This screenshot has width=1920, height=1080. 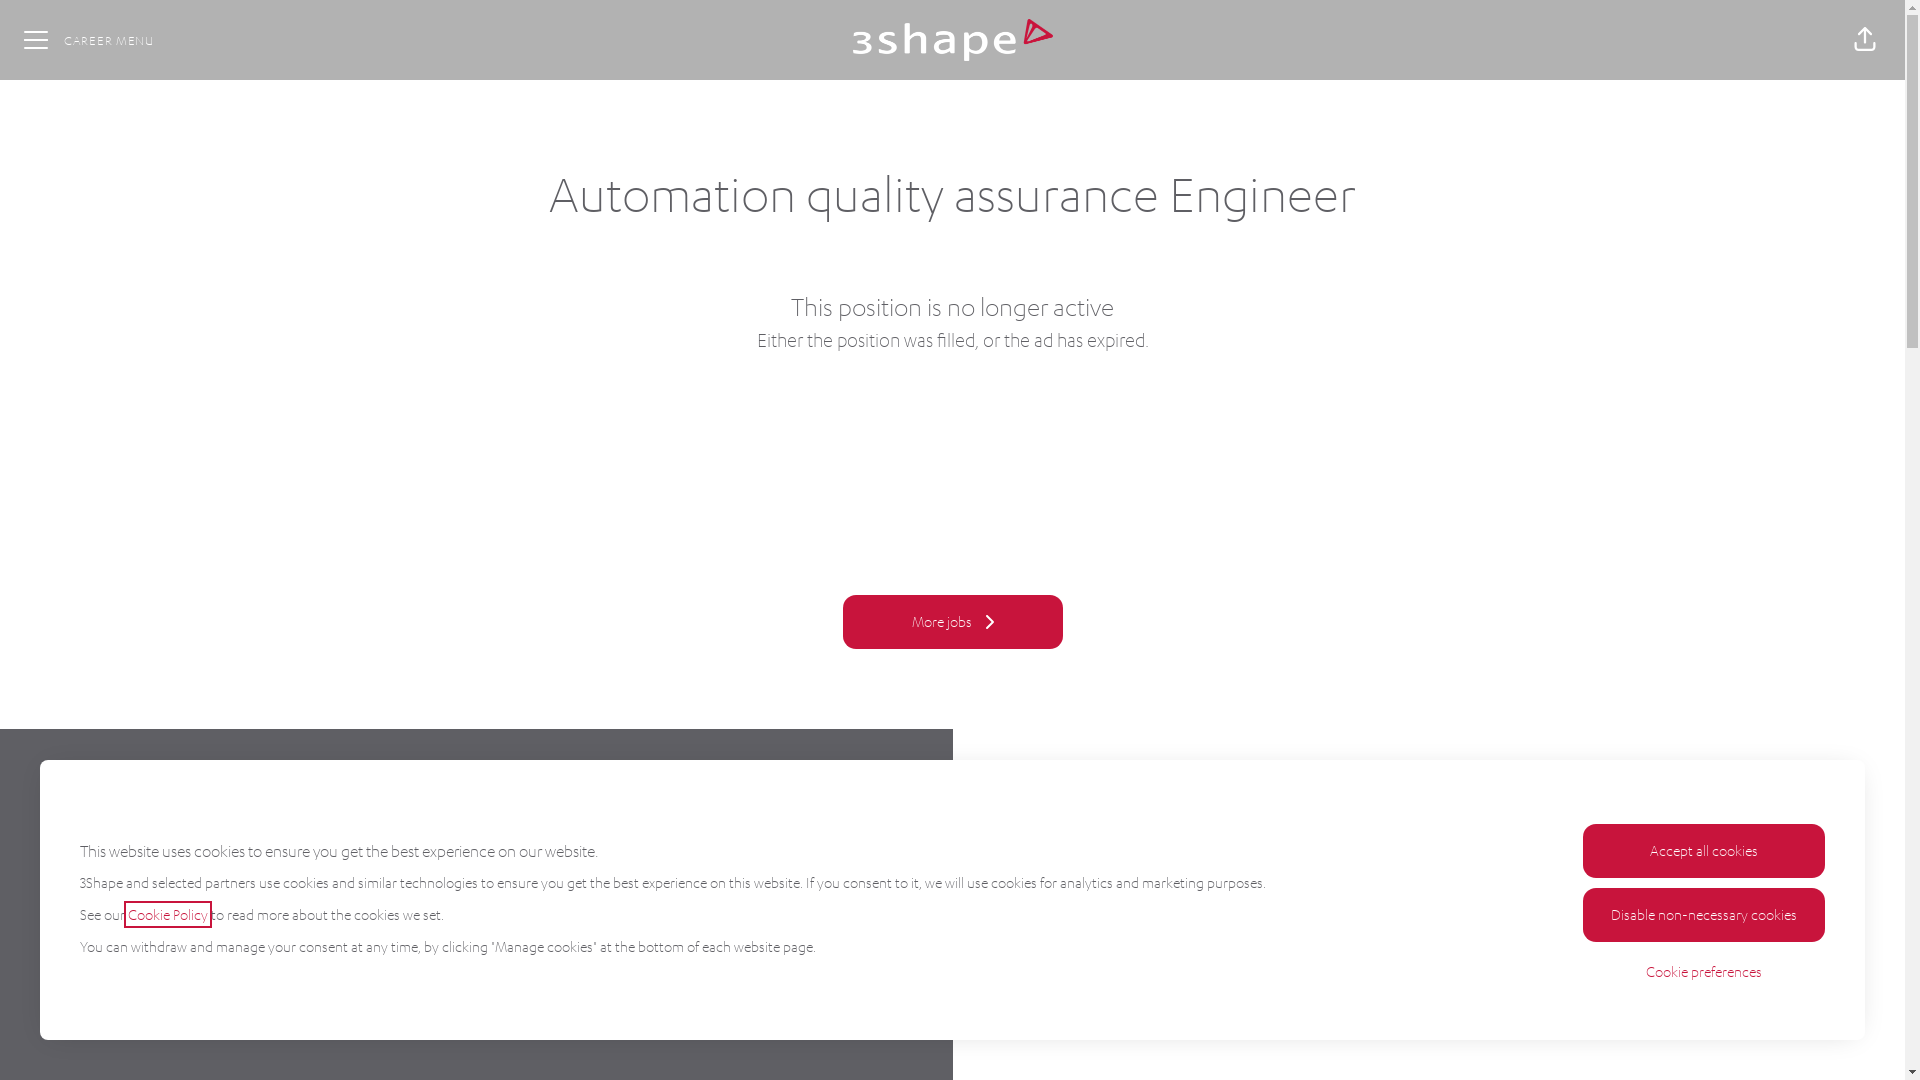 What do you see at coordinates (1703, 851) in the screenshot?
I see `'Accept all cookies'` at bounding box center [1703, 851].